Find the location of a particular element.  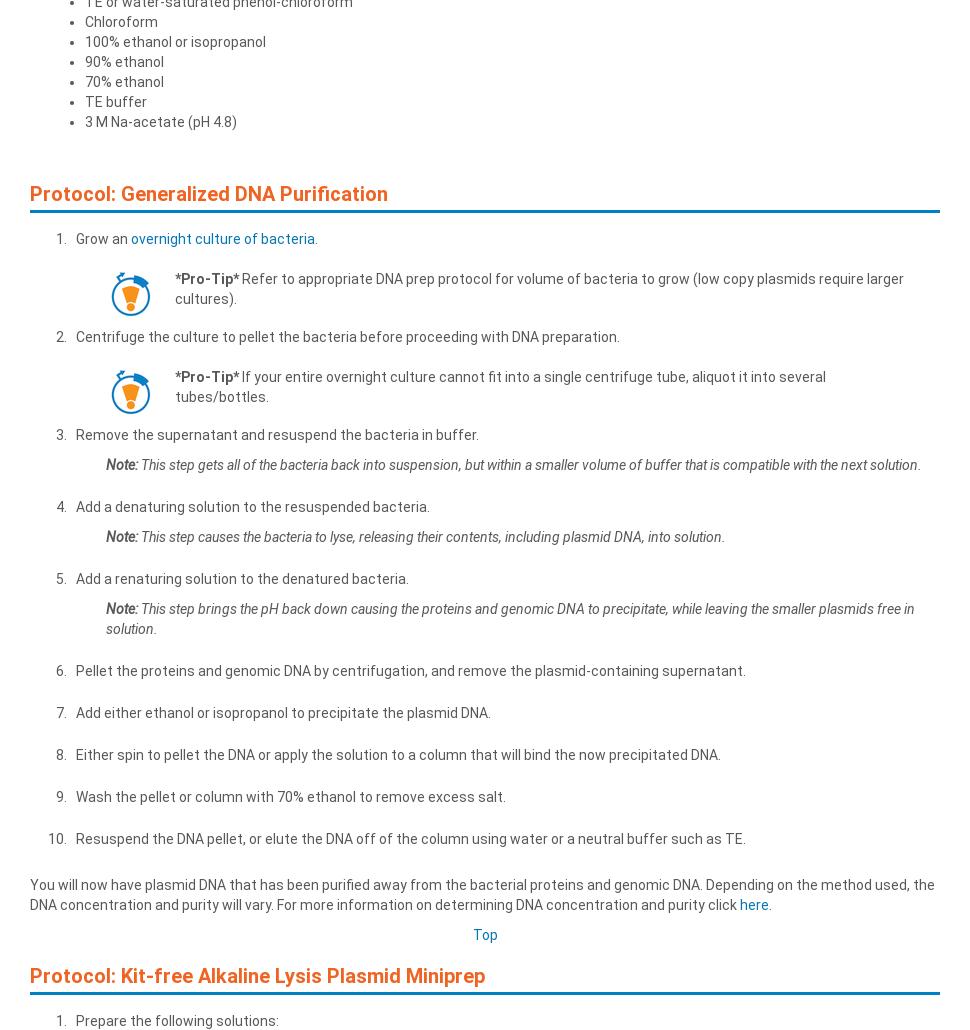

'If your entire overnight culture cannot fit into a single centrifuge tube, aliquot it into several tubes/bottles.' is located at coordinates (499, 386).